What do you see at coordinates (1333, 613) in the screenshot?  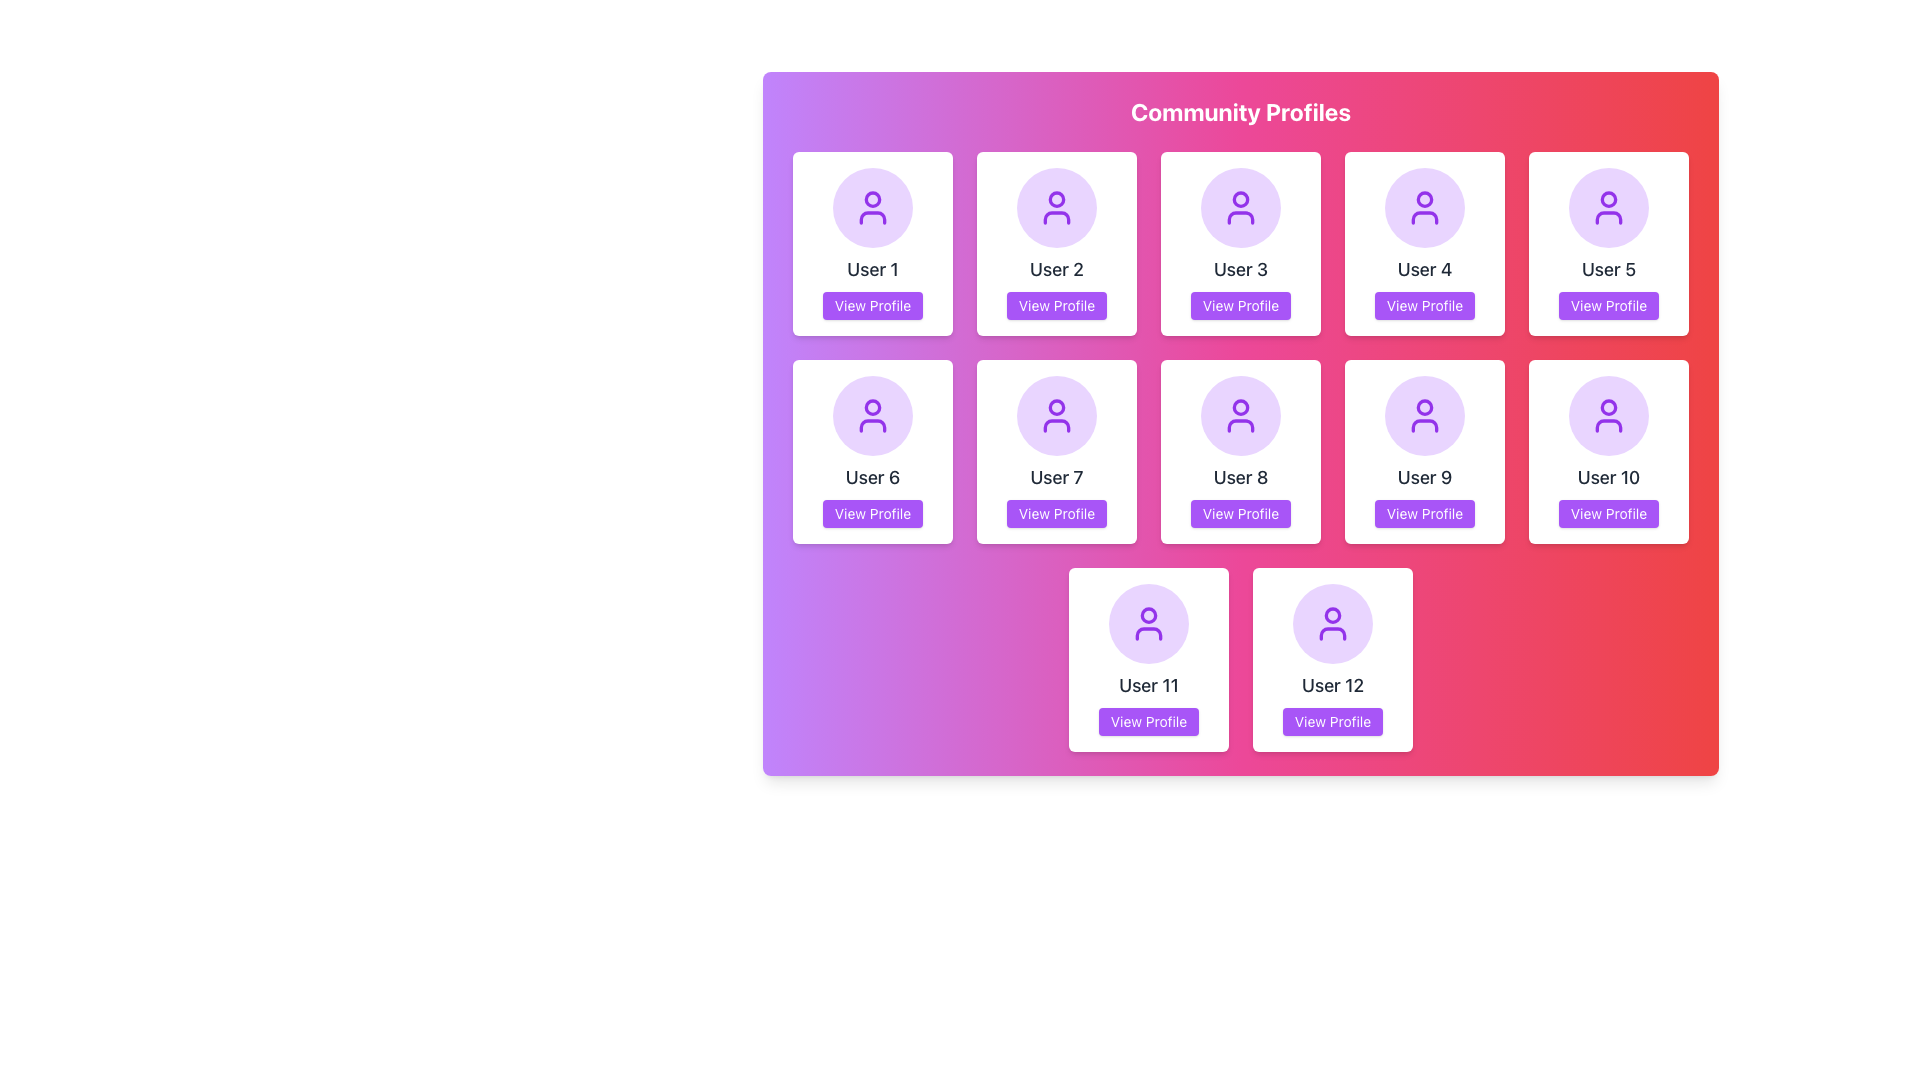 I see `the SVG Circle representing the head of User 12 in the Community Profiles section, located in the last row, second column of the grid` at bounding box center [1333, 613].